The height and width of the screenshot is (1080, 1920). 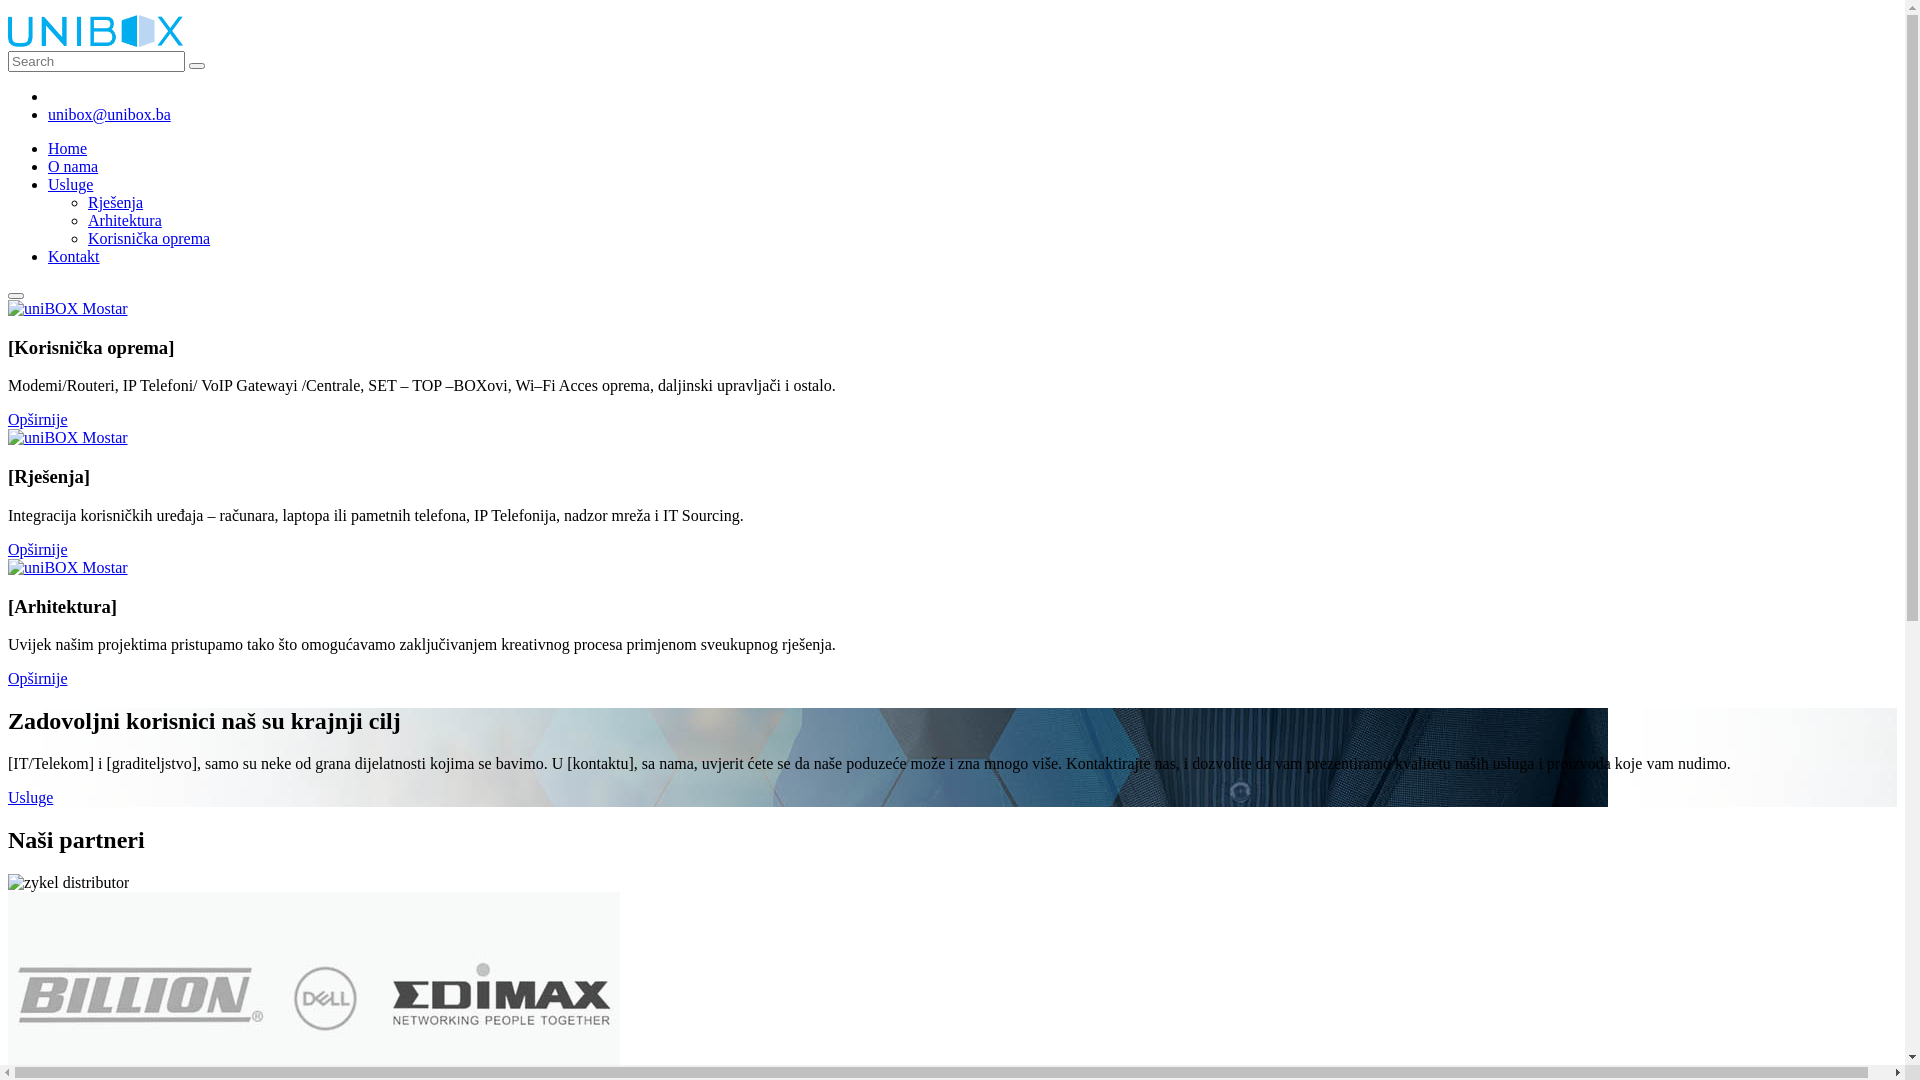 I want to click on 'Arhitektura', so click(x=123, y=220).